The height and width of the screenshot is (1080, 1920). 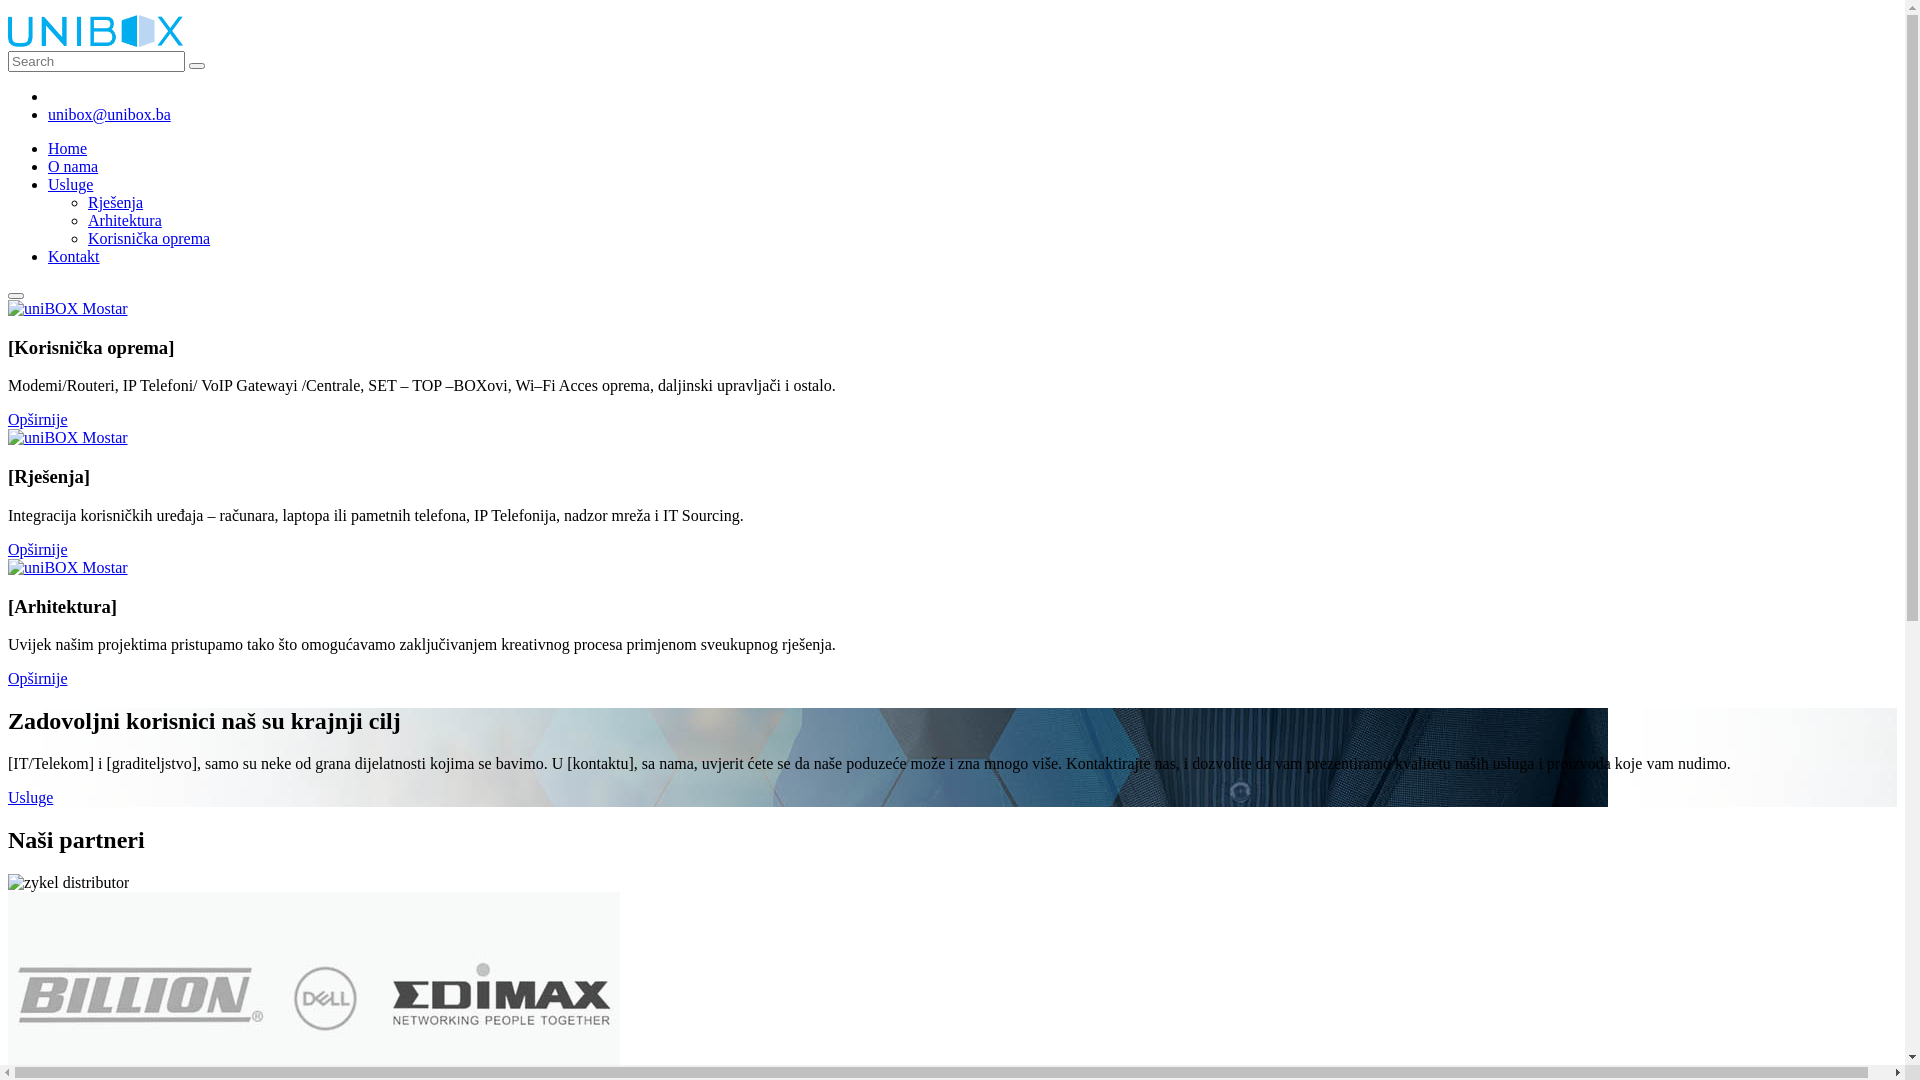 I want to click on 'Arhitektura', so click(x=123, y=220).